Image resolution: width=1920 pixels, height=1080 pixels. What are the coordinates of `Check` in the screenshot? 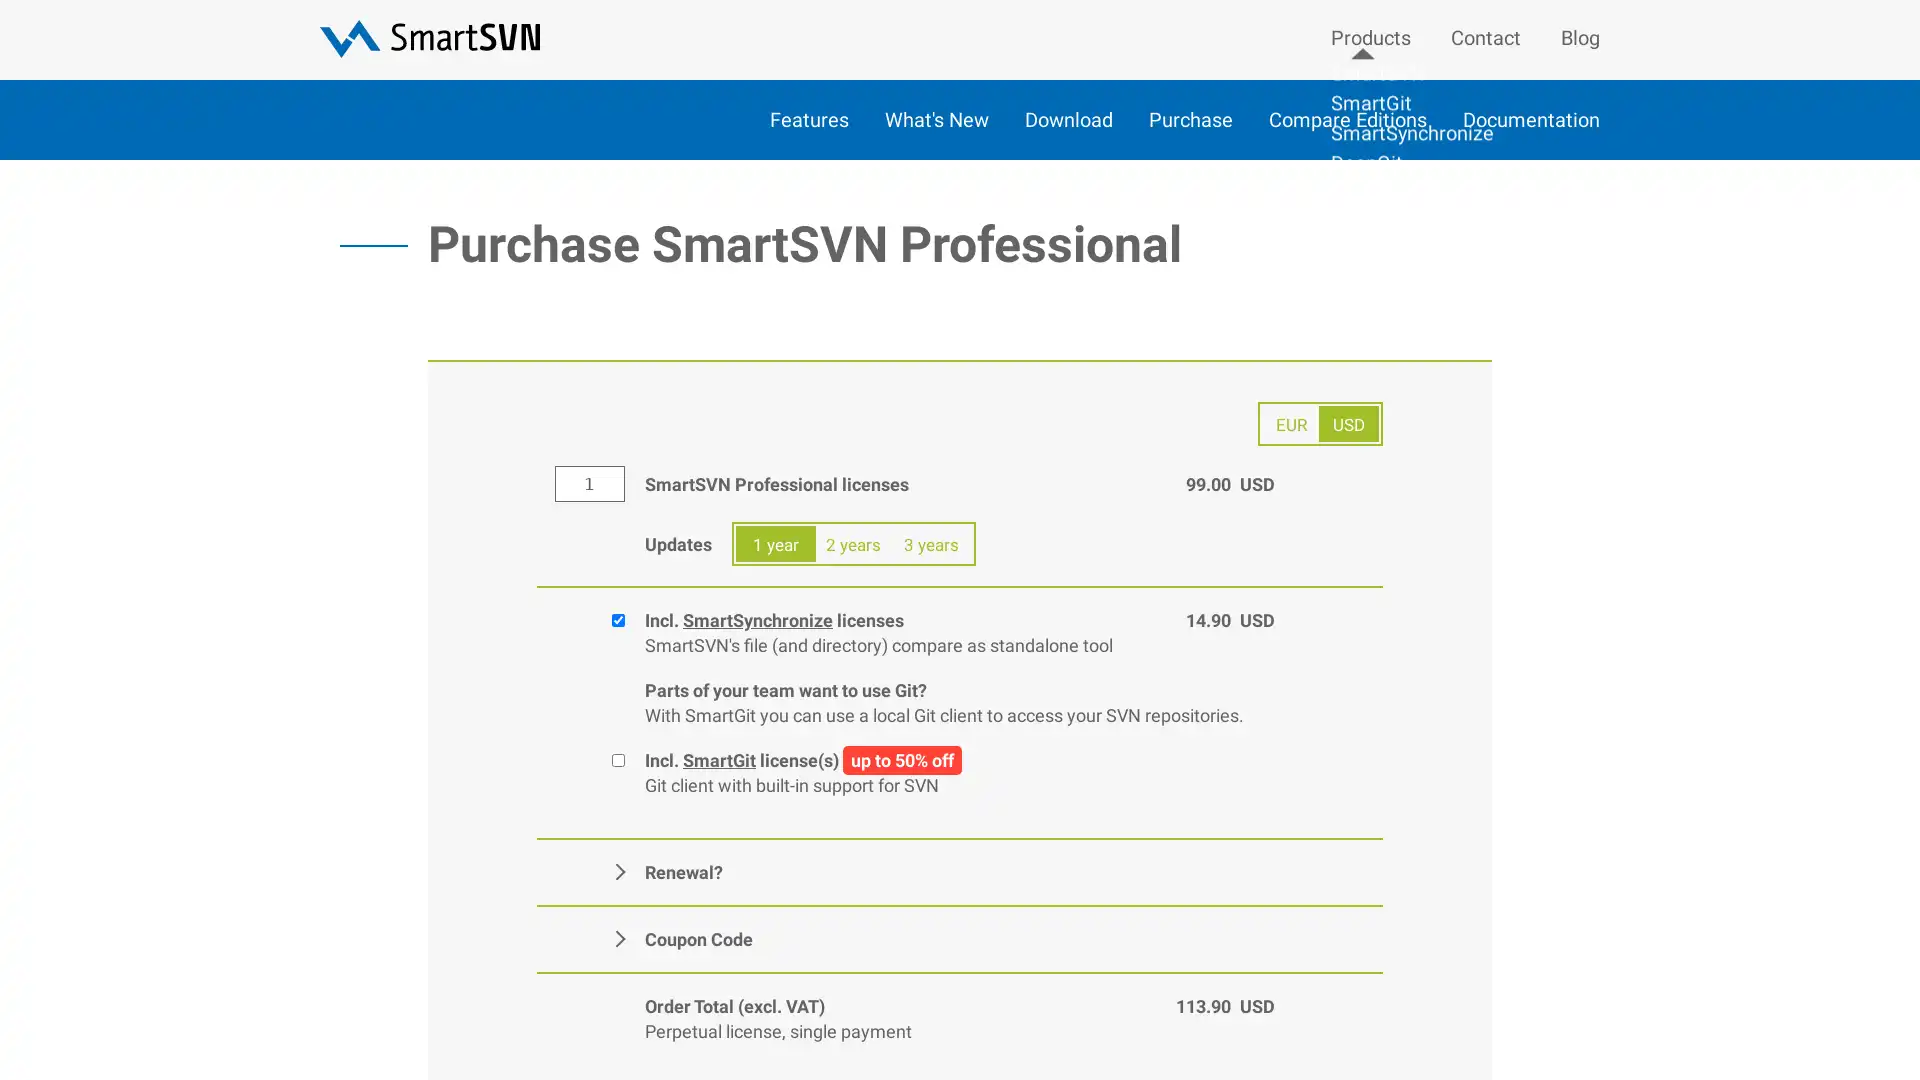 It's located at (860, 948).